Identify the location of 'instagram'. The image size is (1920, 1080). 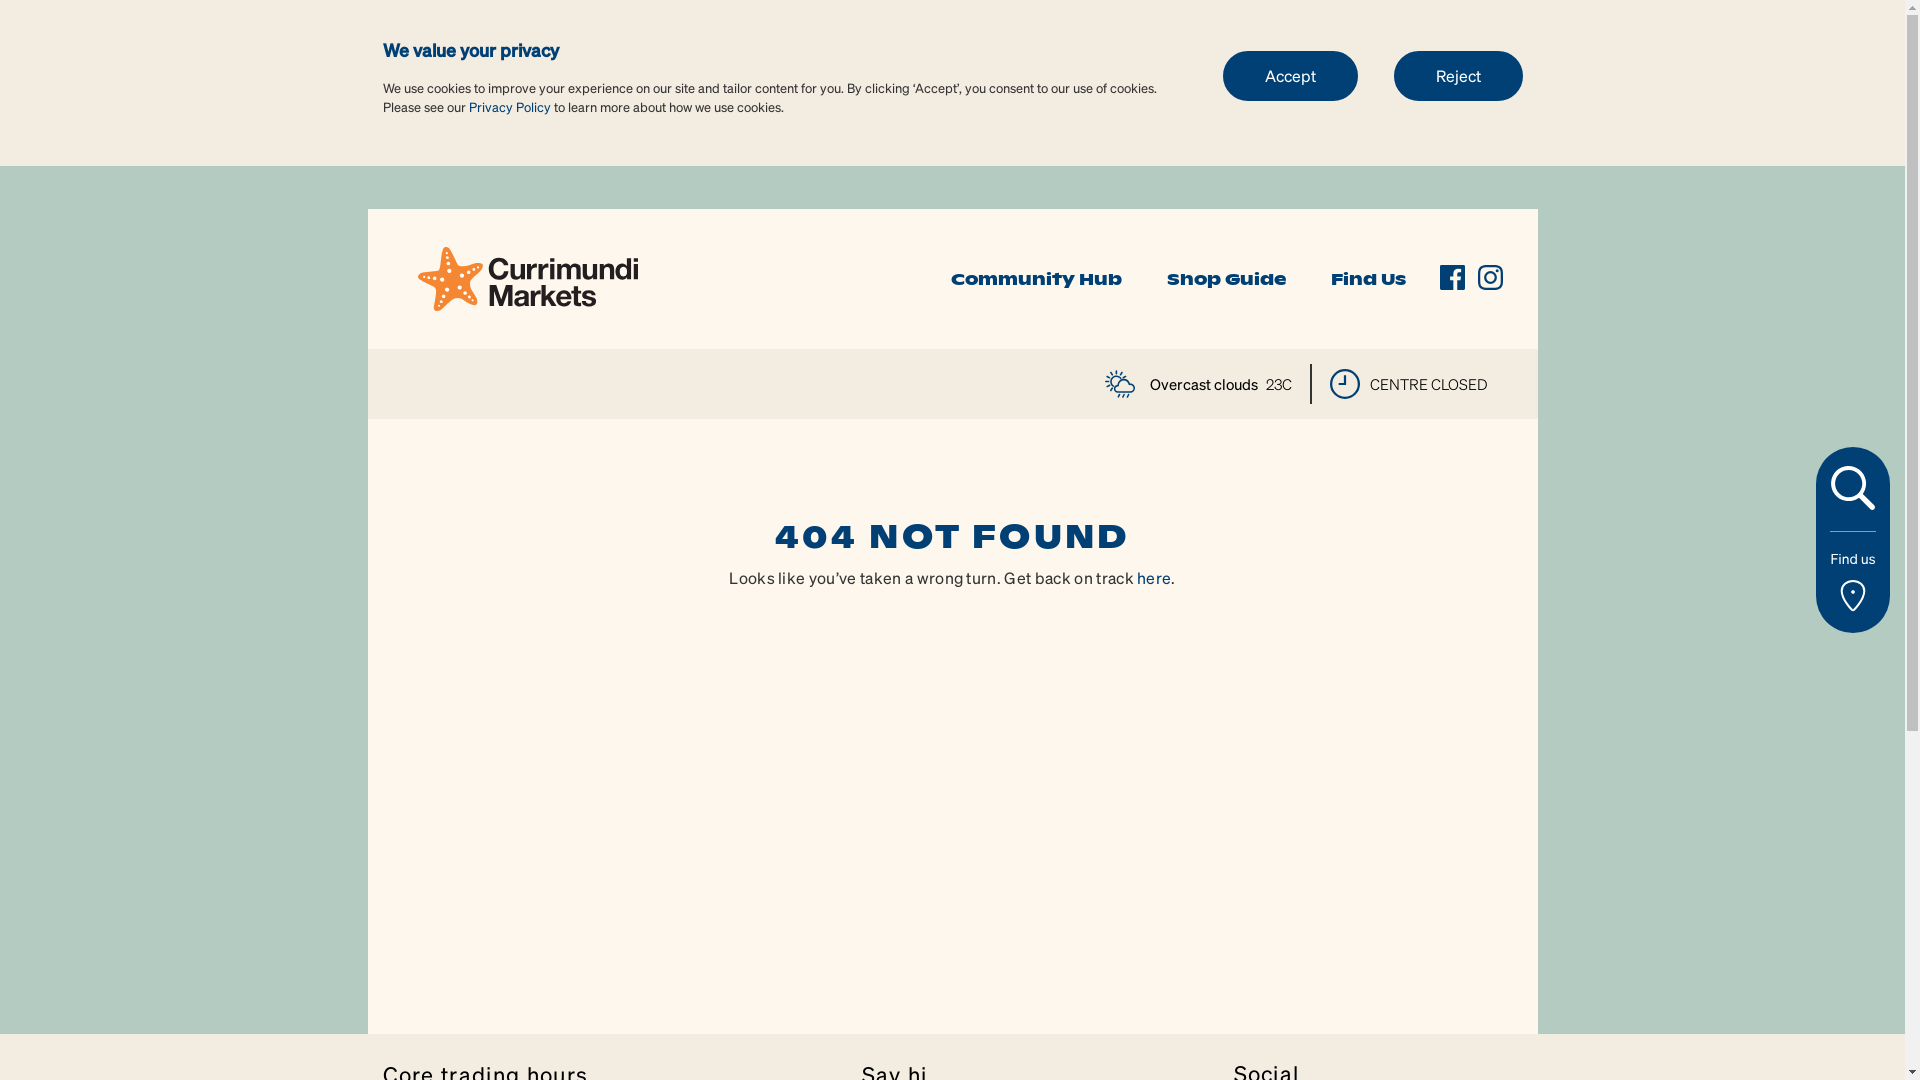
(1478, 277).